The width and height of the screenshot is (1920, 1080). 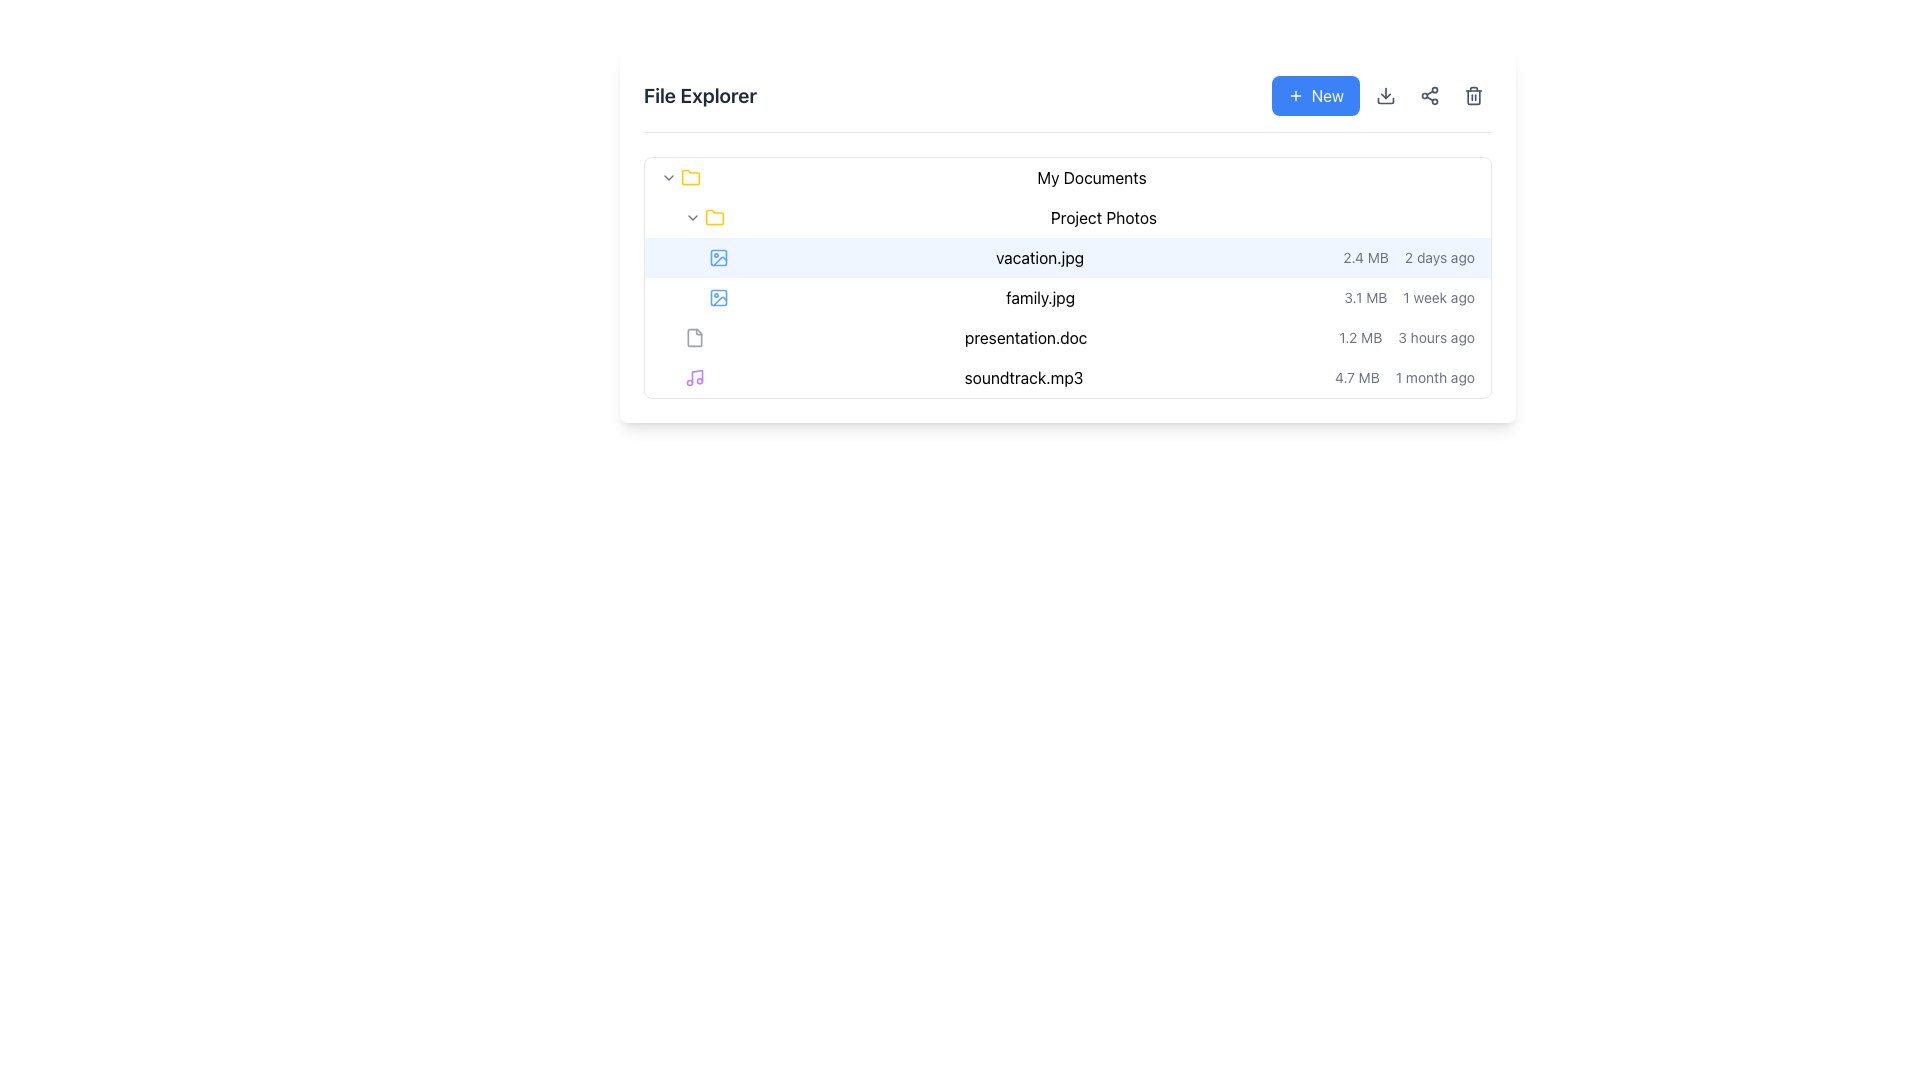 I want to click on the 'Delete' icon button located in the top-right corner of the interface, so click(x=1473, y=96).